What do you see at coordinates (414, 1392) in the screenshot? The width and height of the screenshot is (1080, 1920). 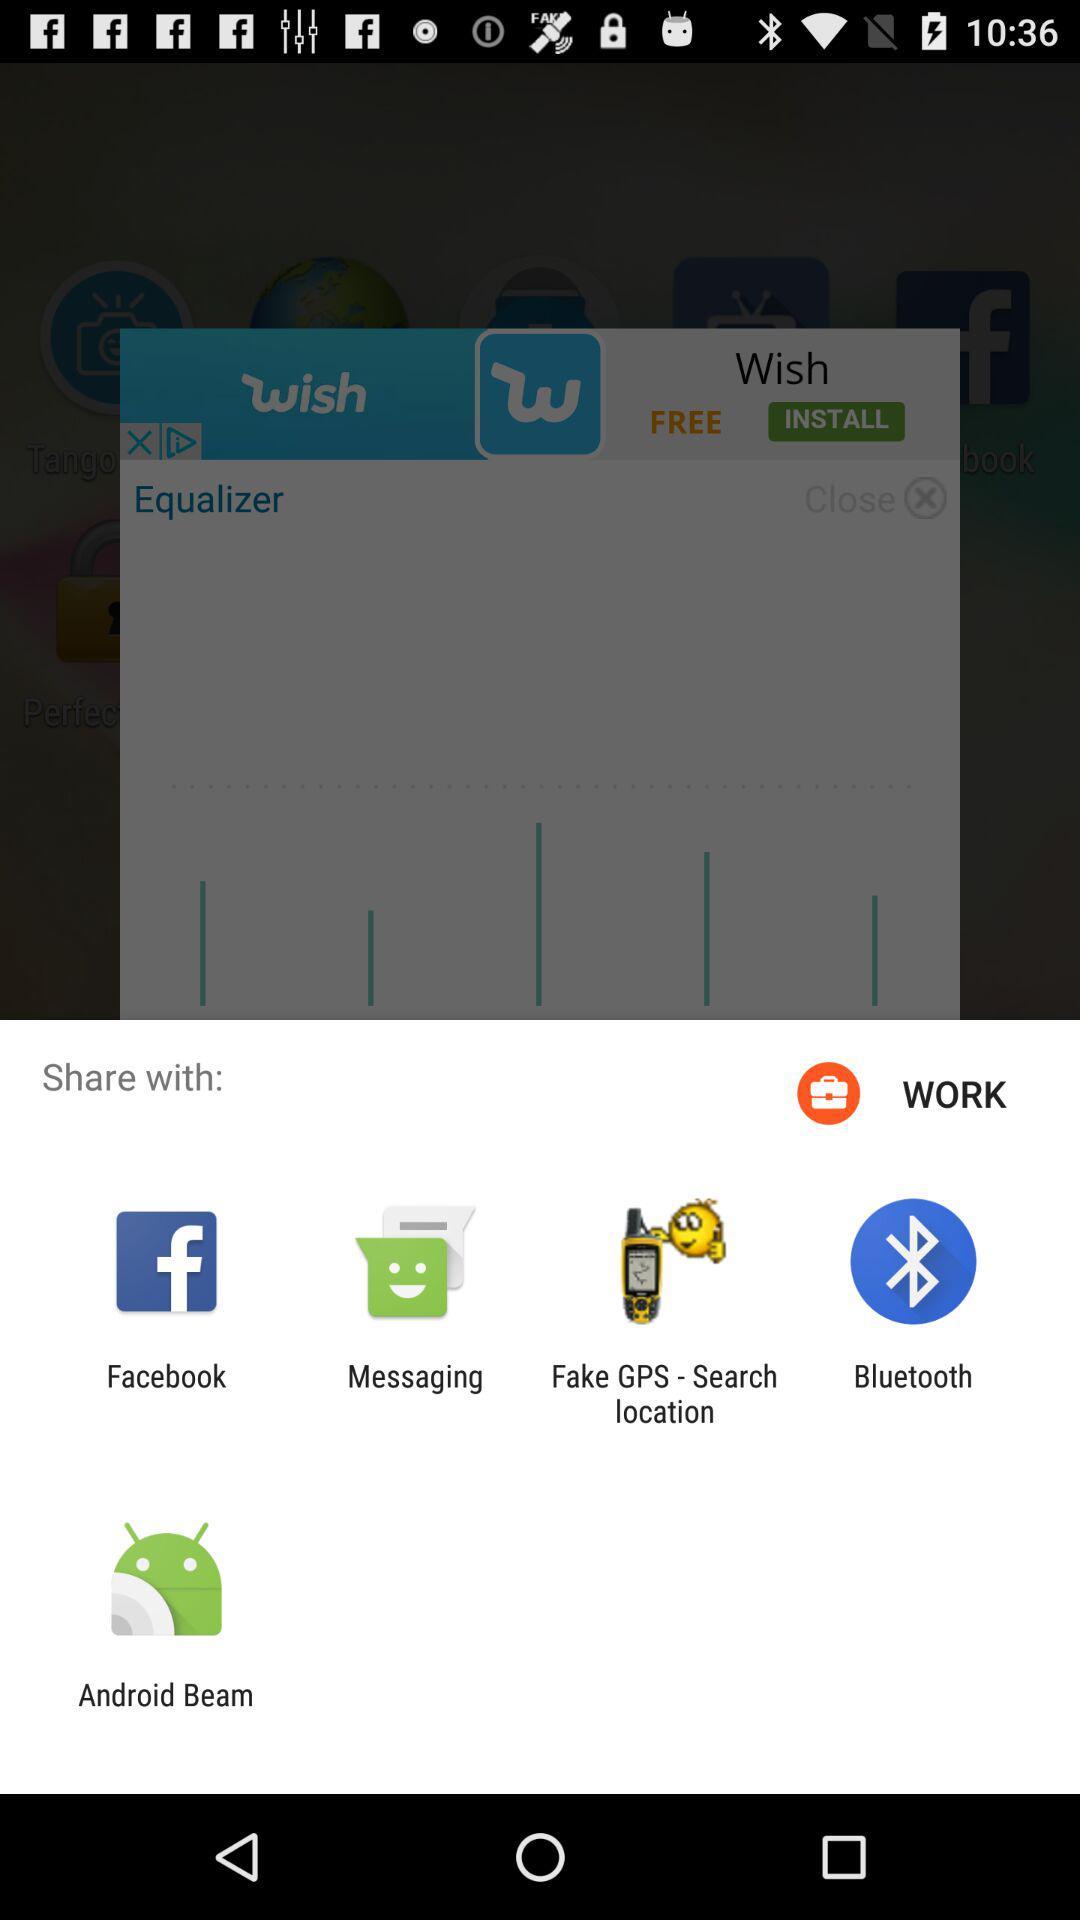 I see `item next to fake gps search item` at bounding box center [414, 1392].